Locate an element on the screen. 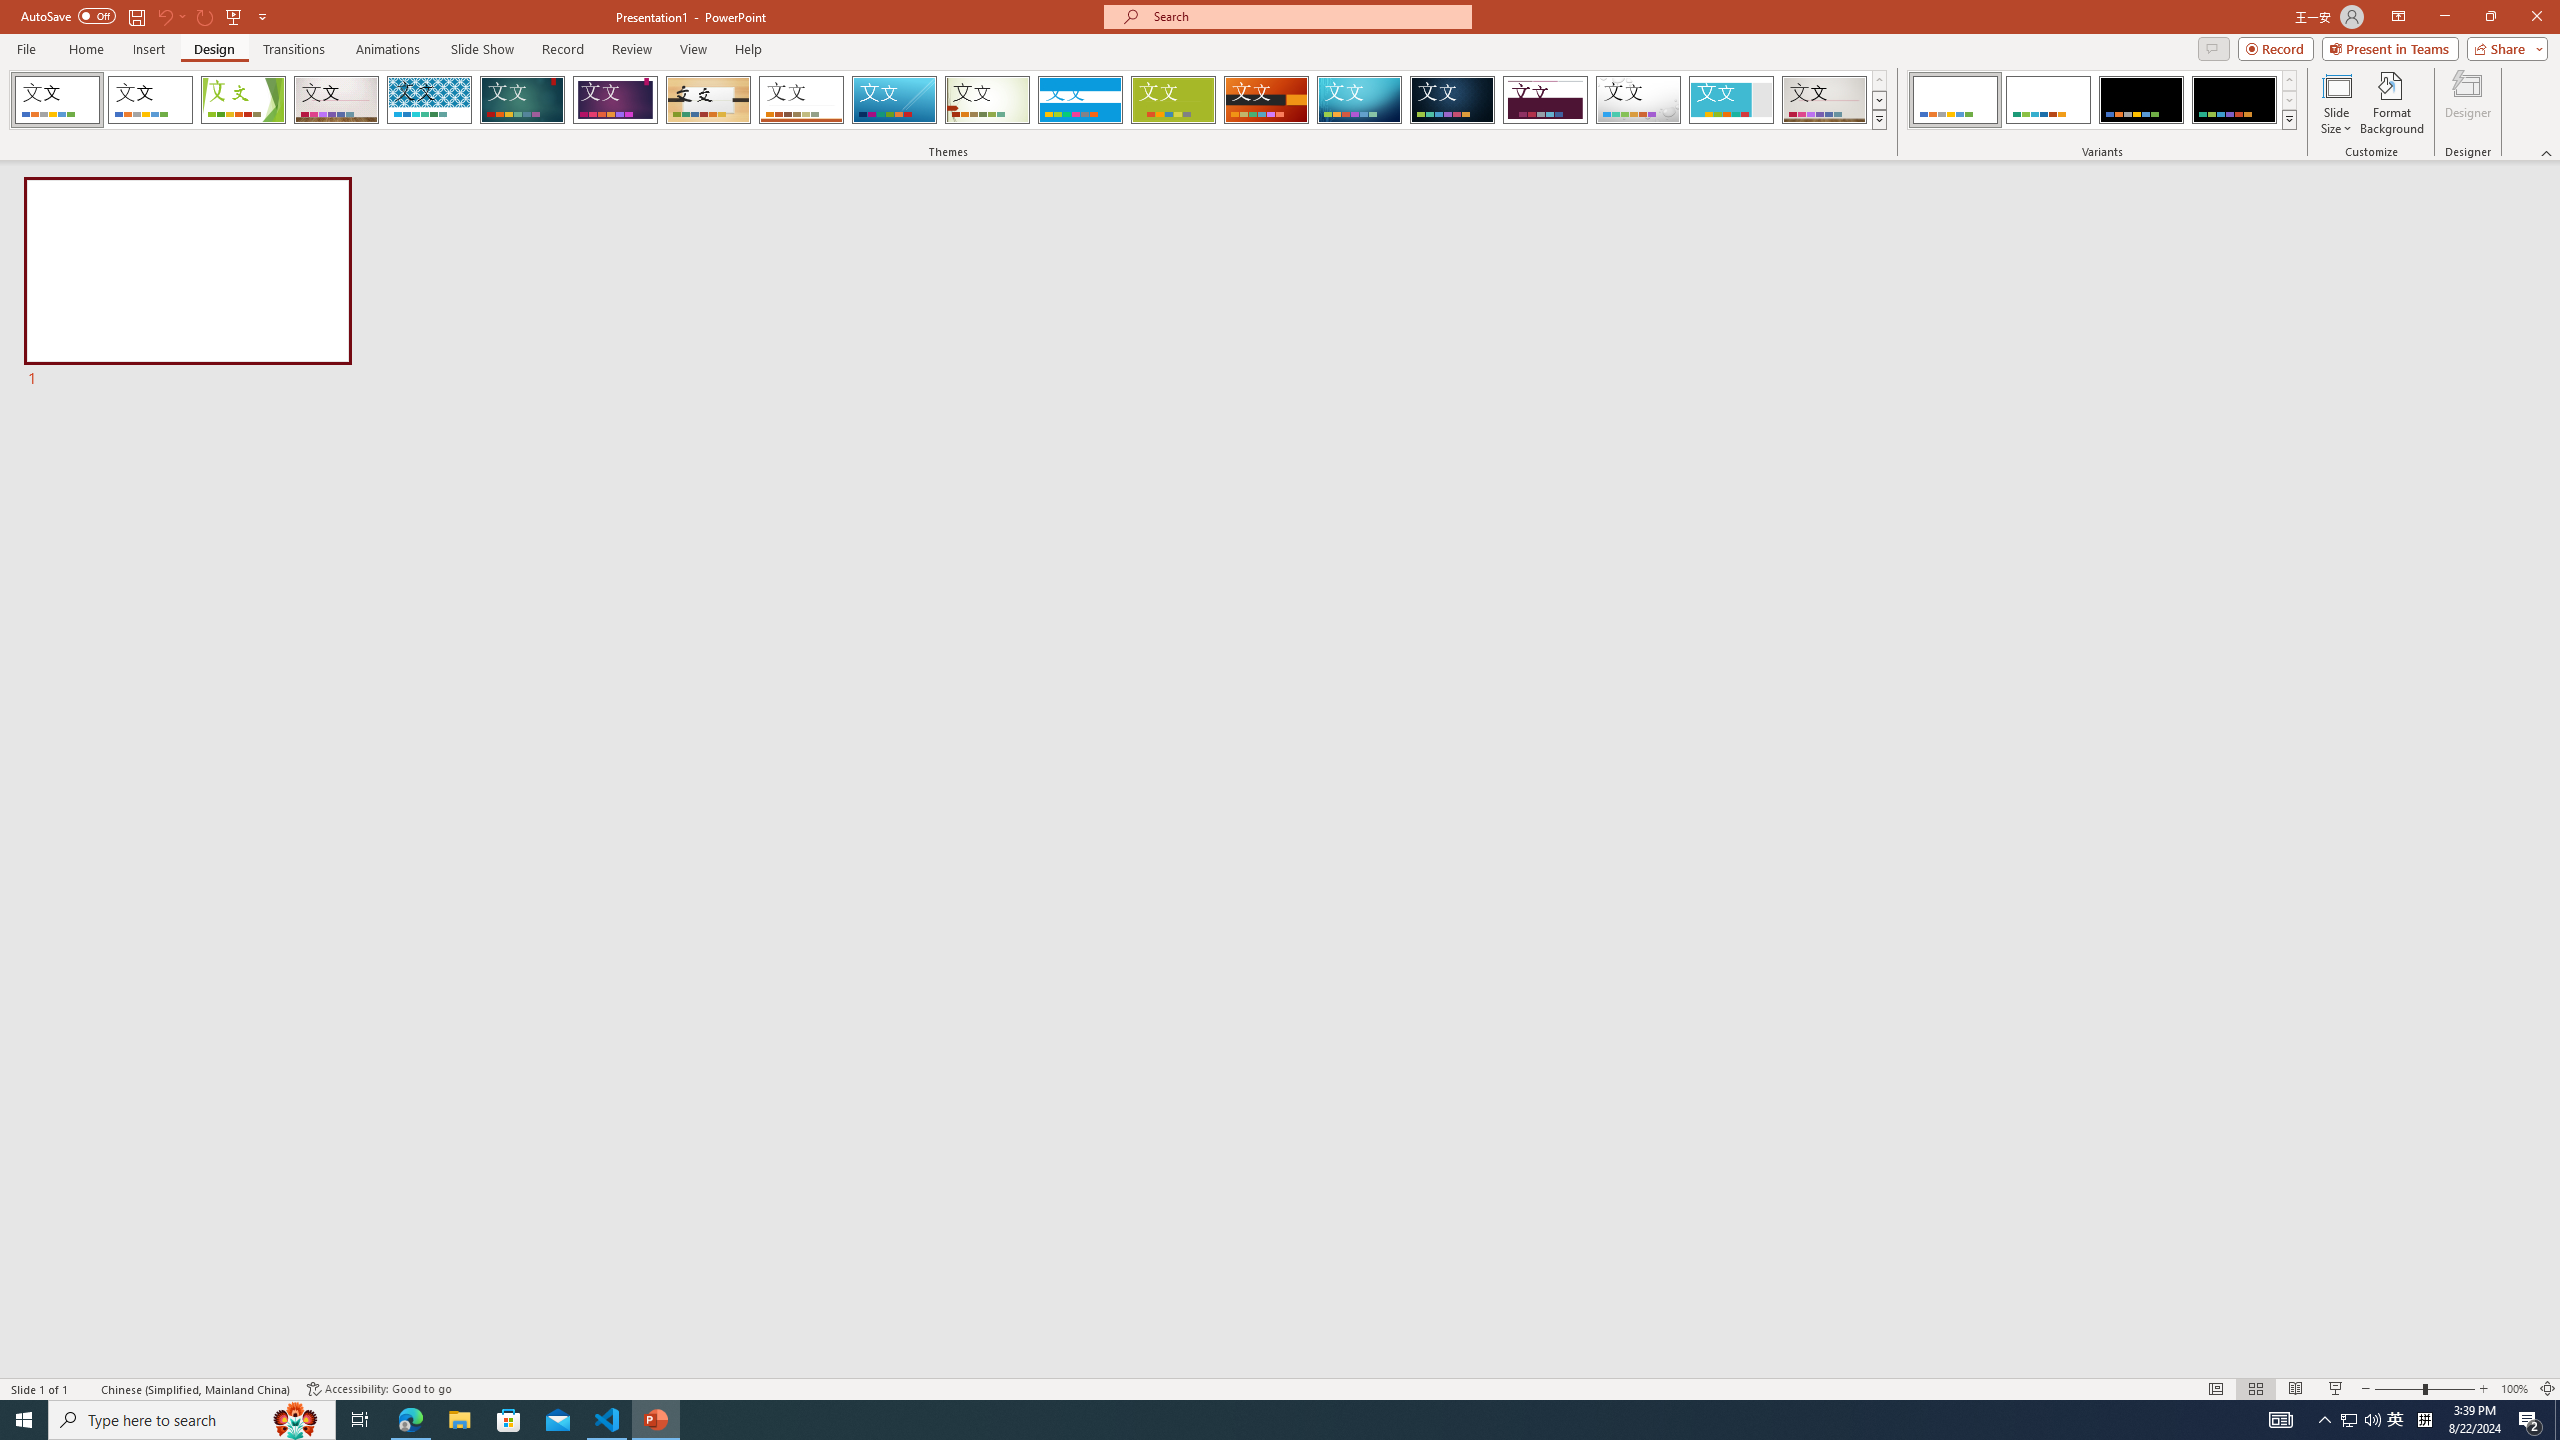  'Damask Loading Preview...' is located at coordinates (1451, 99).